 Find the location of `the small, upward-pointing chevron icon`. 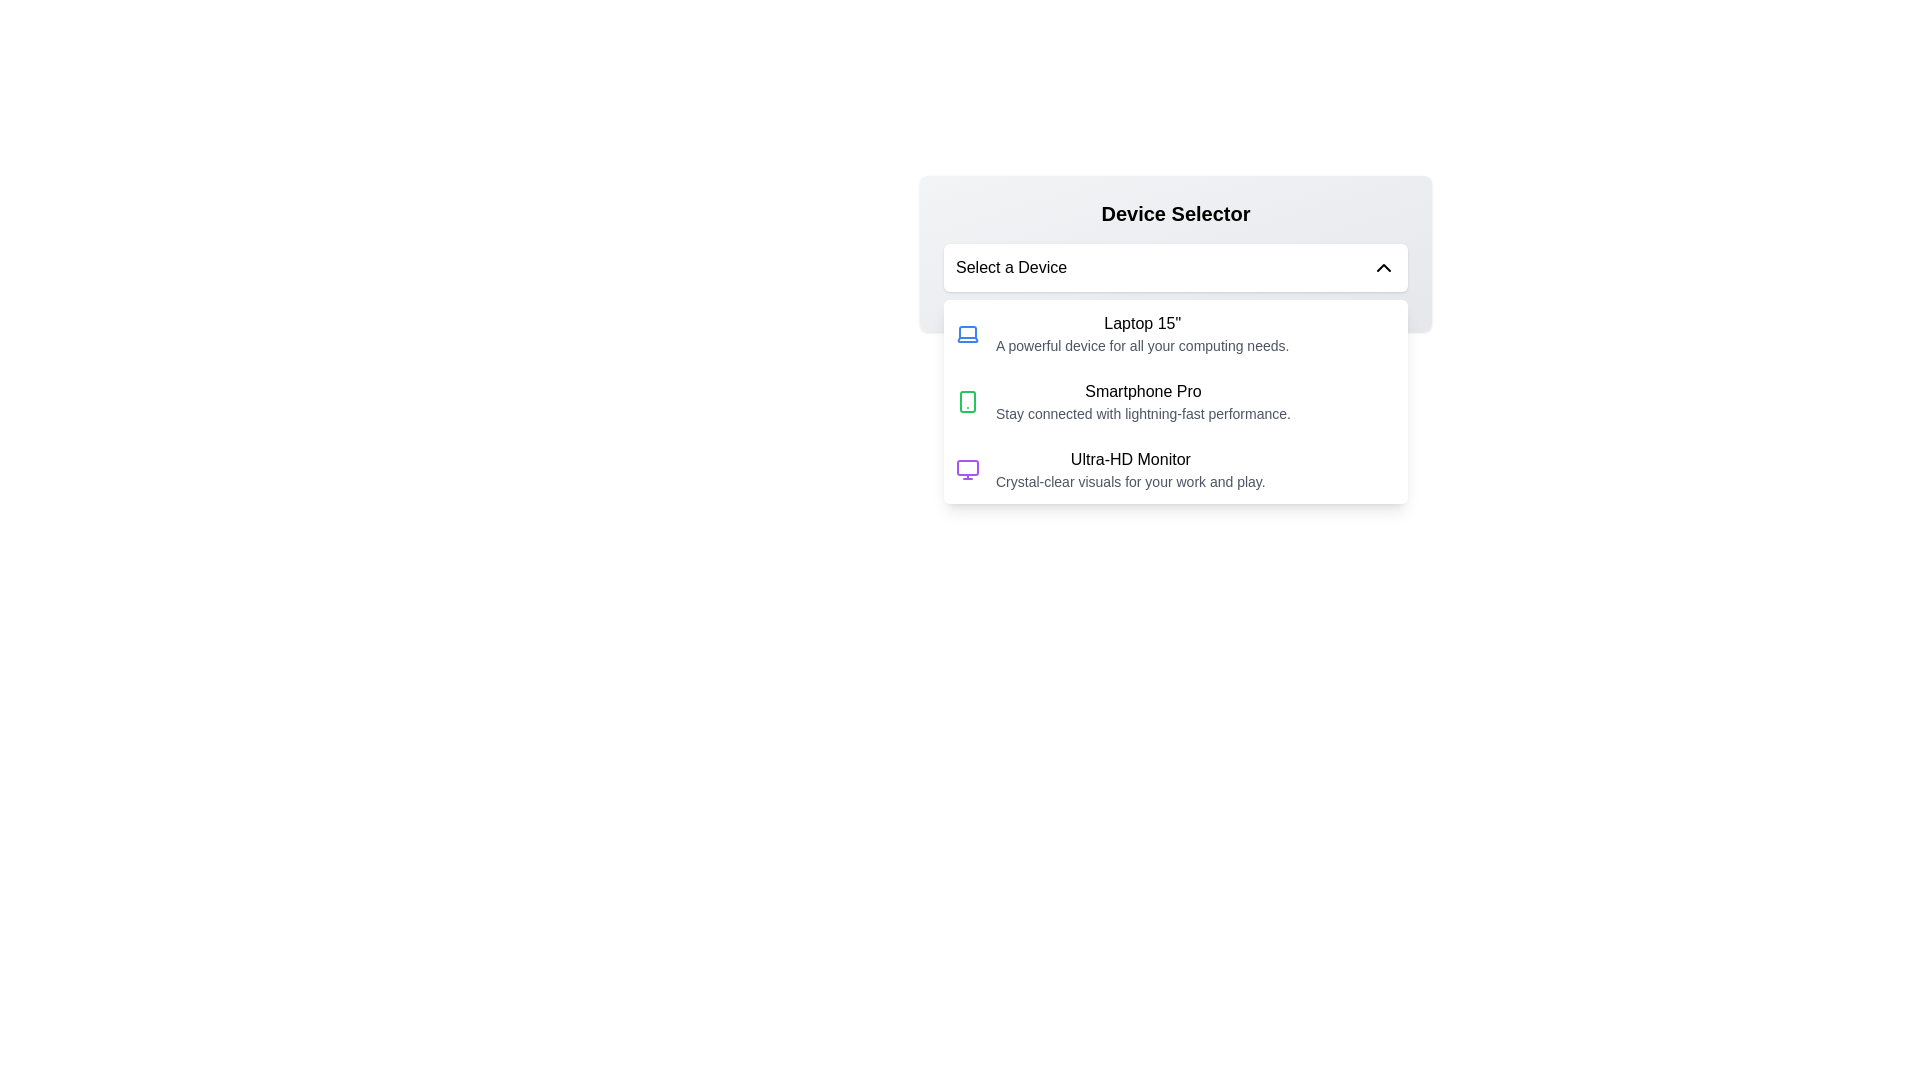

the small, upward-pointing chevron icon is located at coordinates (1382, 266).